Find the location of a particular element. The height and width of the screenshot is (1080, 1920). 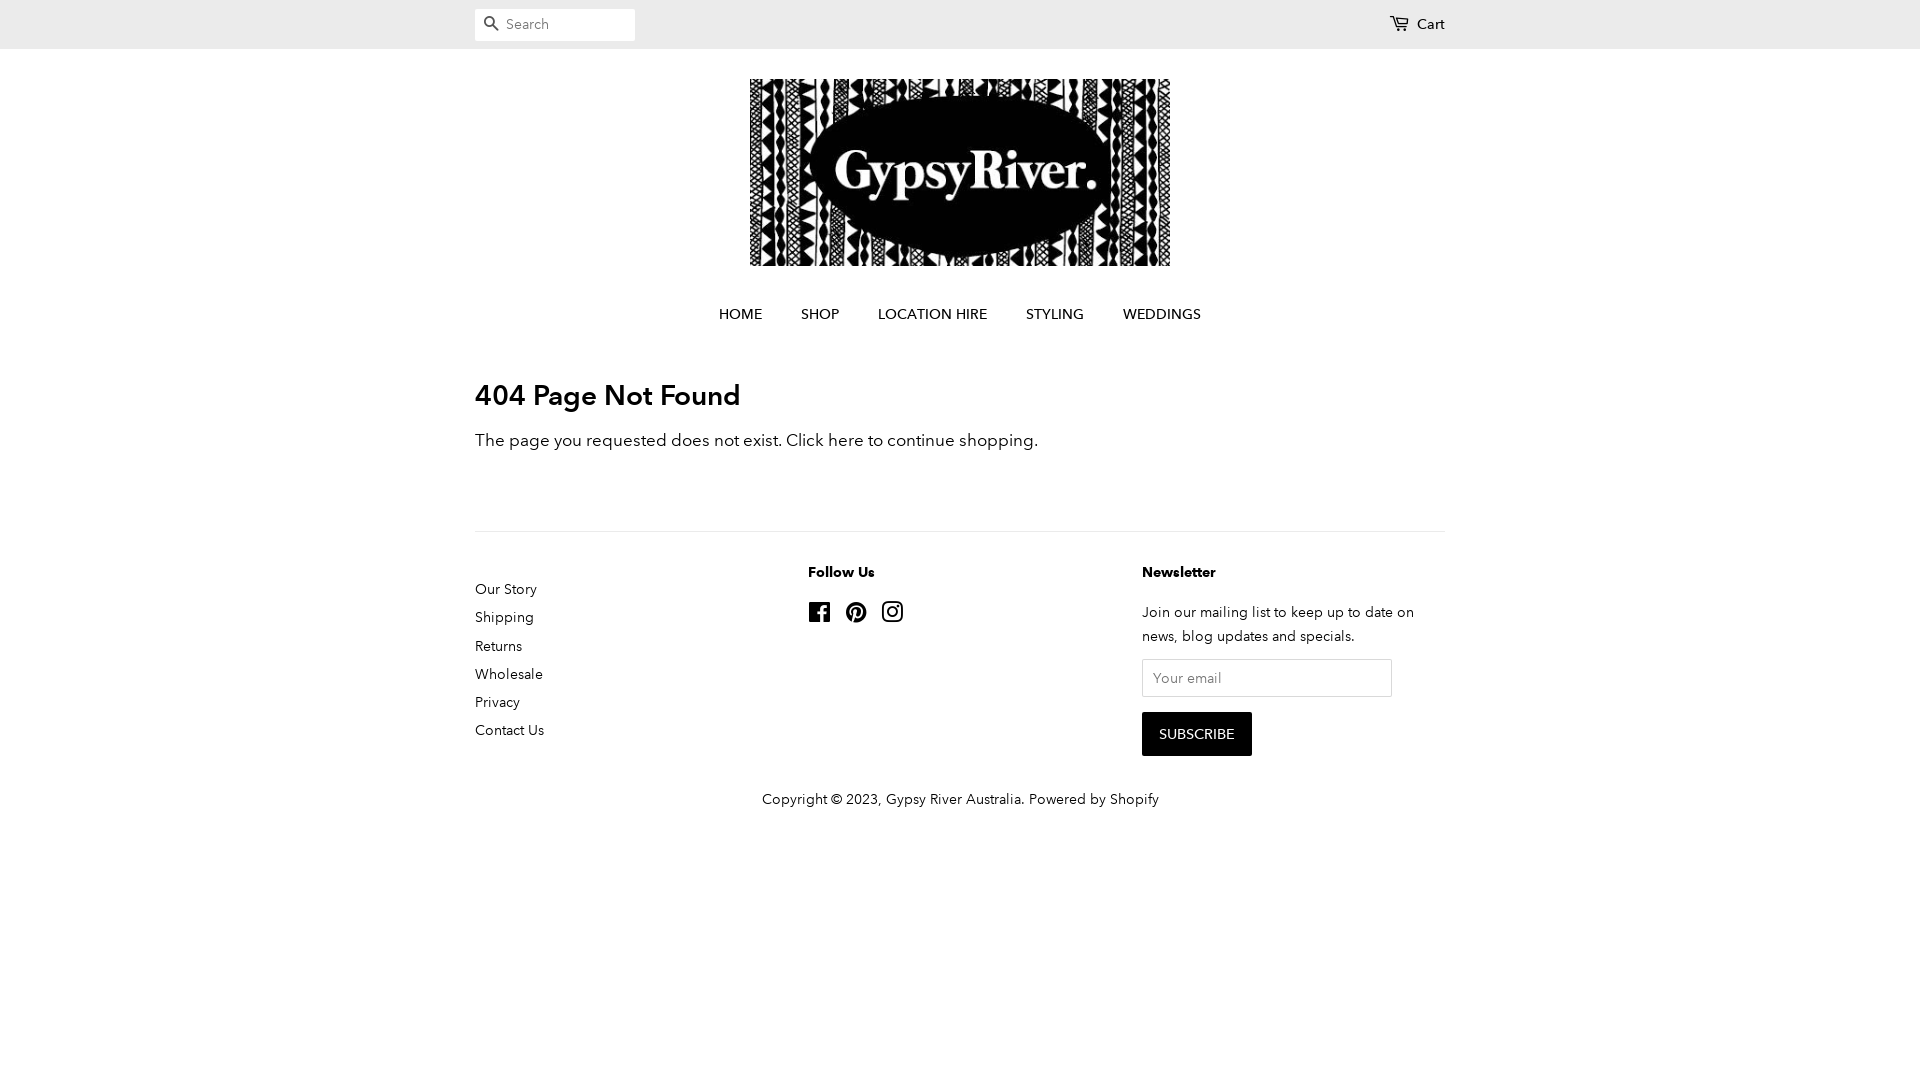

'Shipping' is located at coordinates (504, 616).